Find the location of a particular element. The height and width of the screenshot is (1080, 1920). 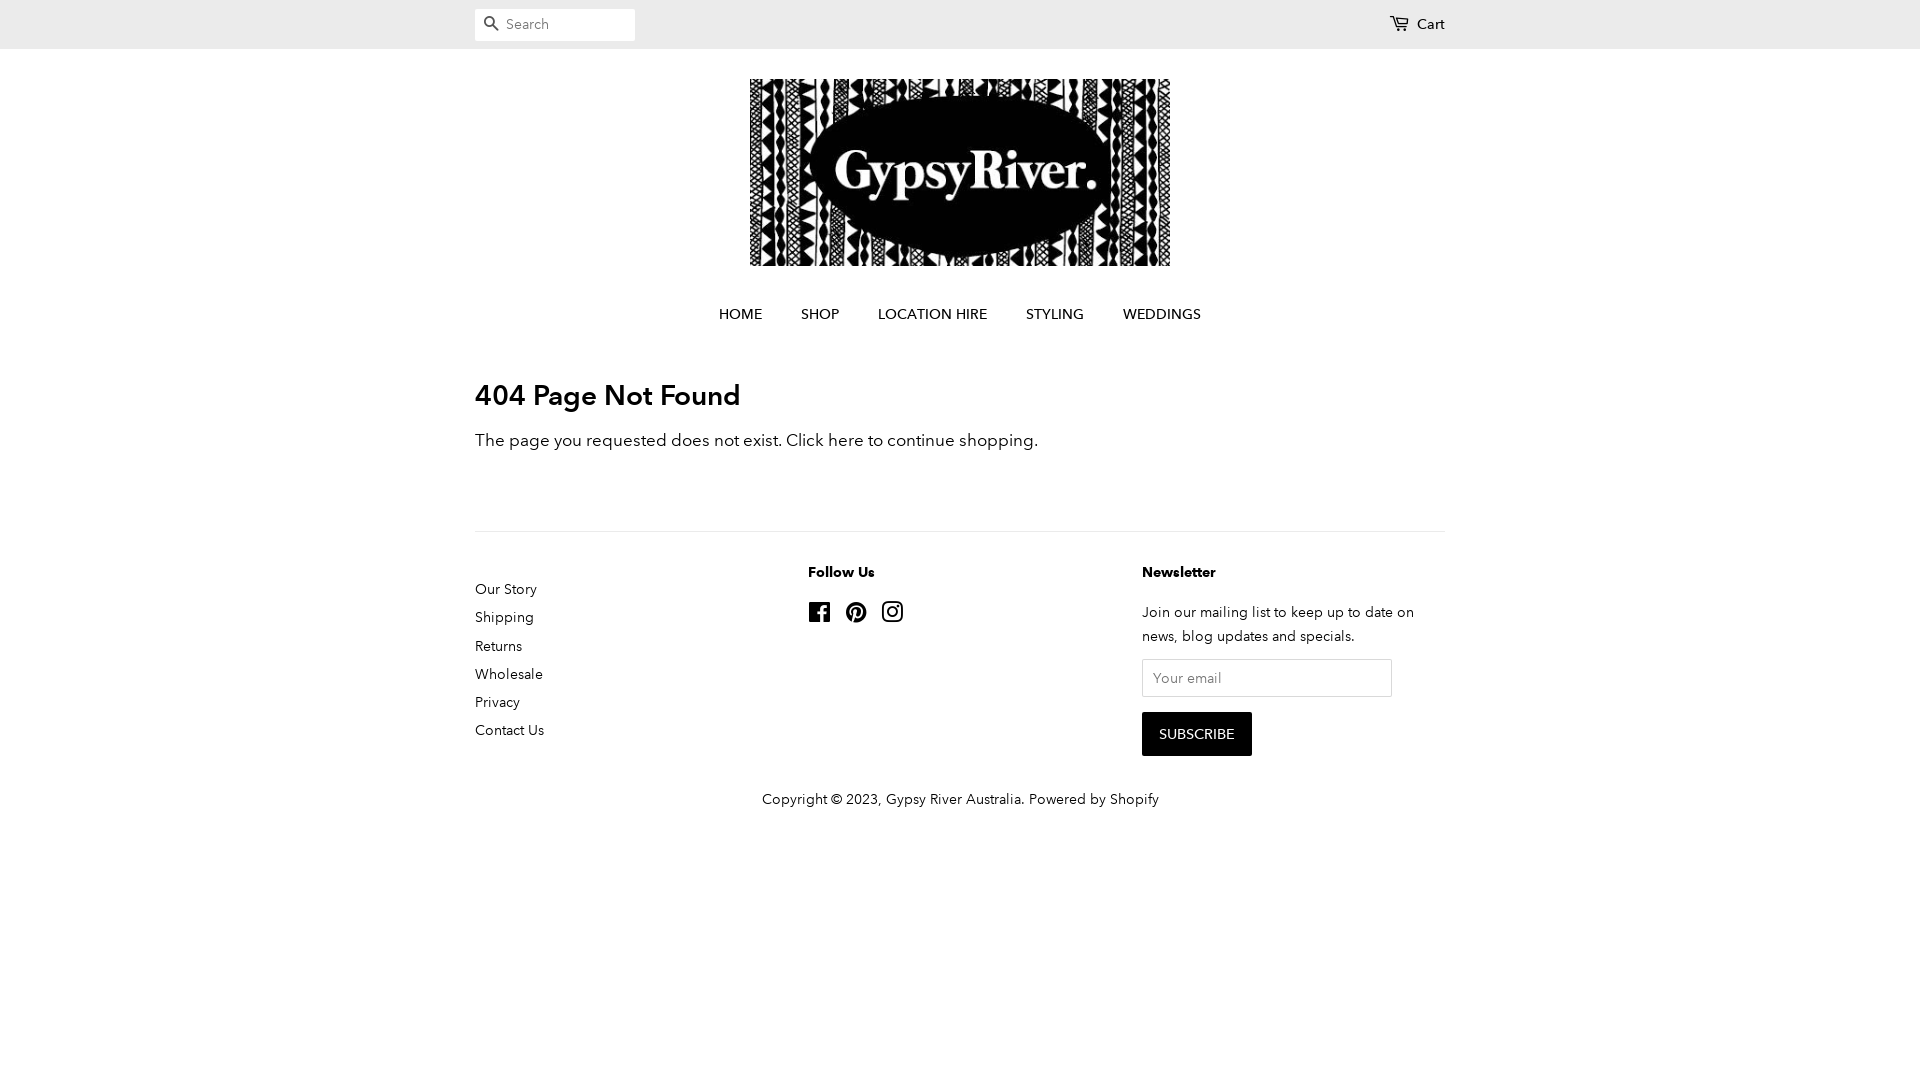

'Shipping' is located at coordinates (504, 616).